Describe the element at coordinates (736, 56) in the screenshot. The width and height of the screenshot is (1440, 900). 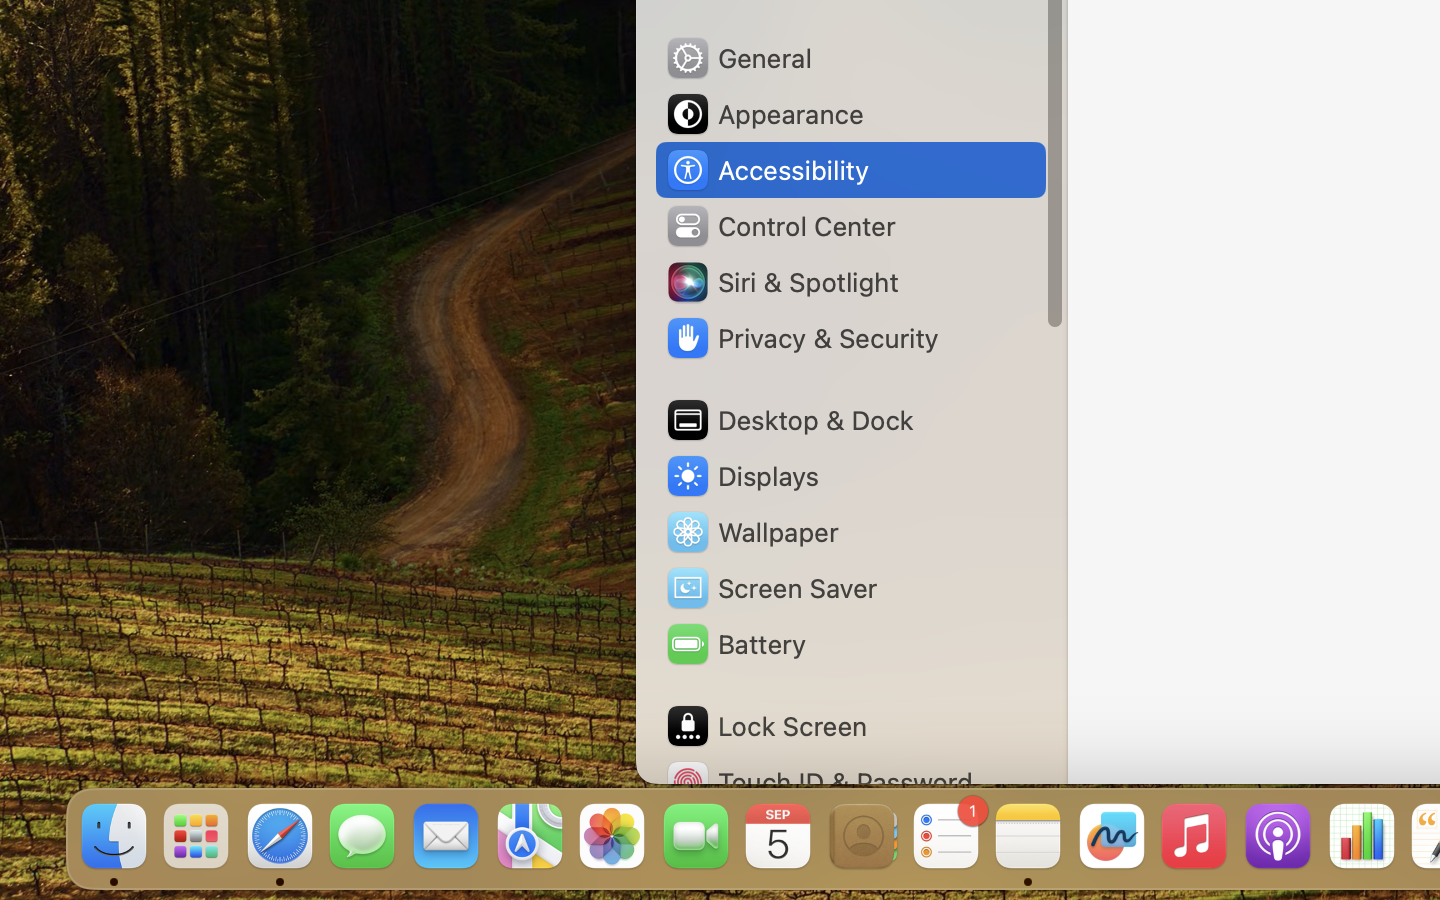
I see `'General'` at that location.